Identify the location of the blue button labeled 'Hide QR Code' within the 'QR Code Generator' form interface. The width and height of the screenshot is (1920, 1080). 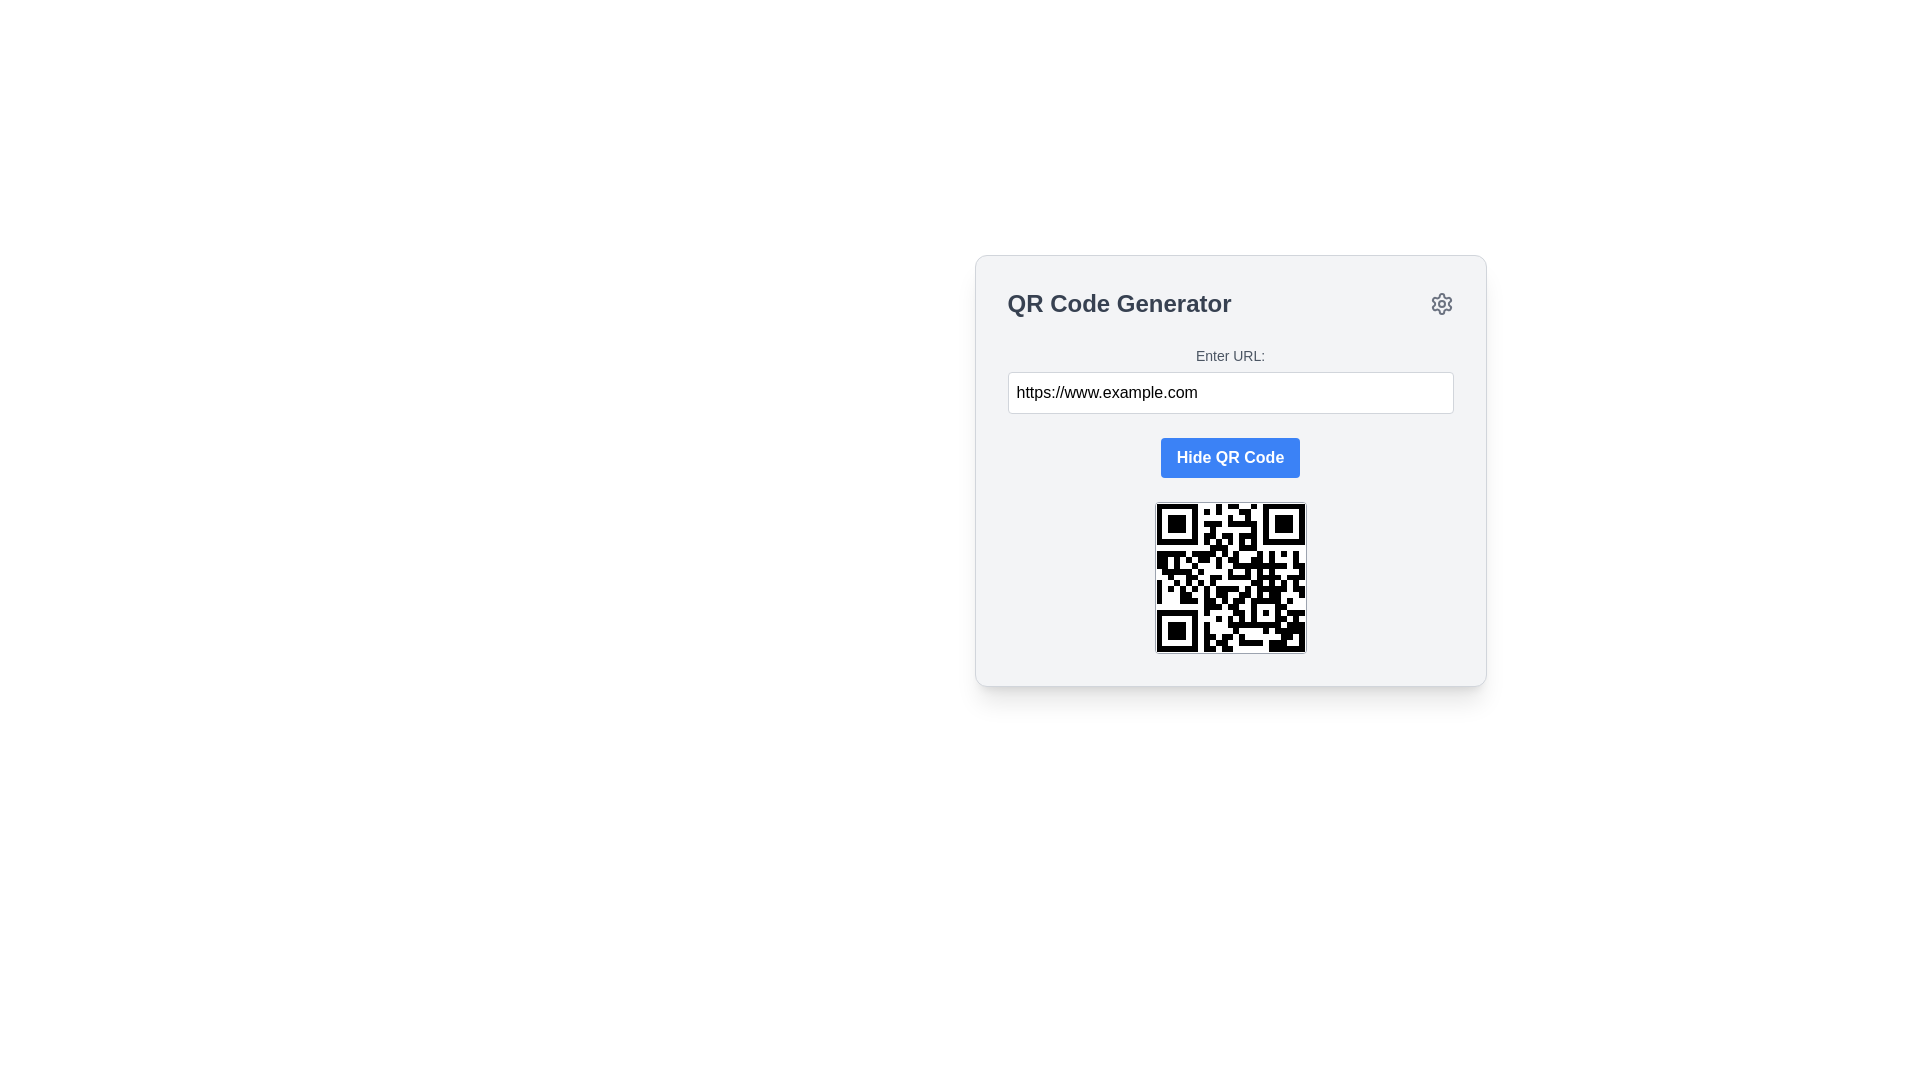
(1229, 470).